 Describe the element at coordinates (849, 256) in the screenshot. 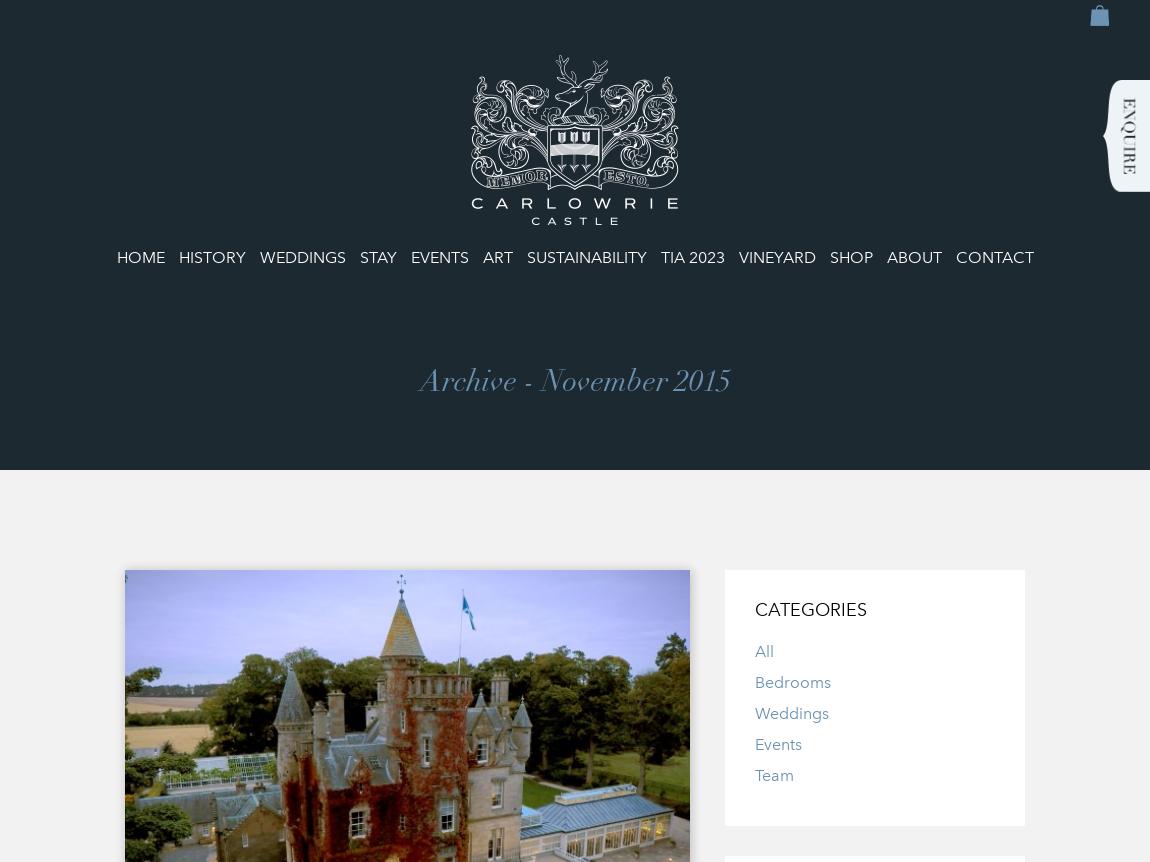

I see `'Shop'` at that location.